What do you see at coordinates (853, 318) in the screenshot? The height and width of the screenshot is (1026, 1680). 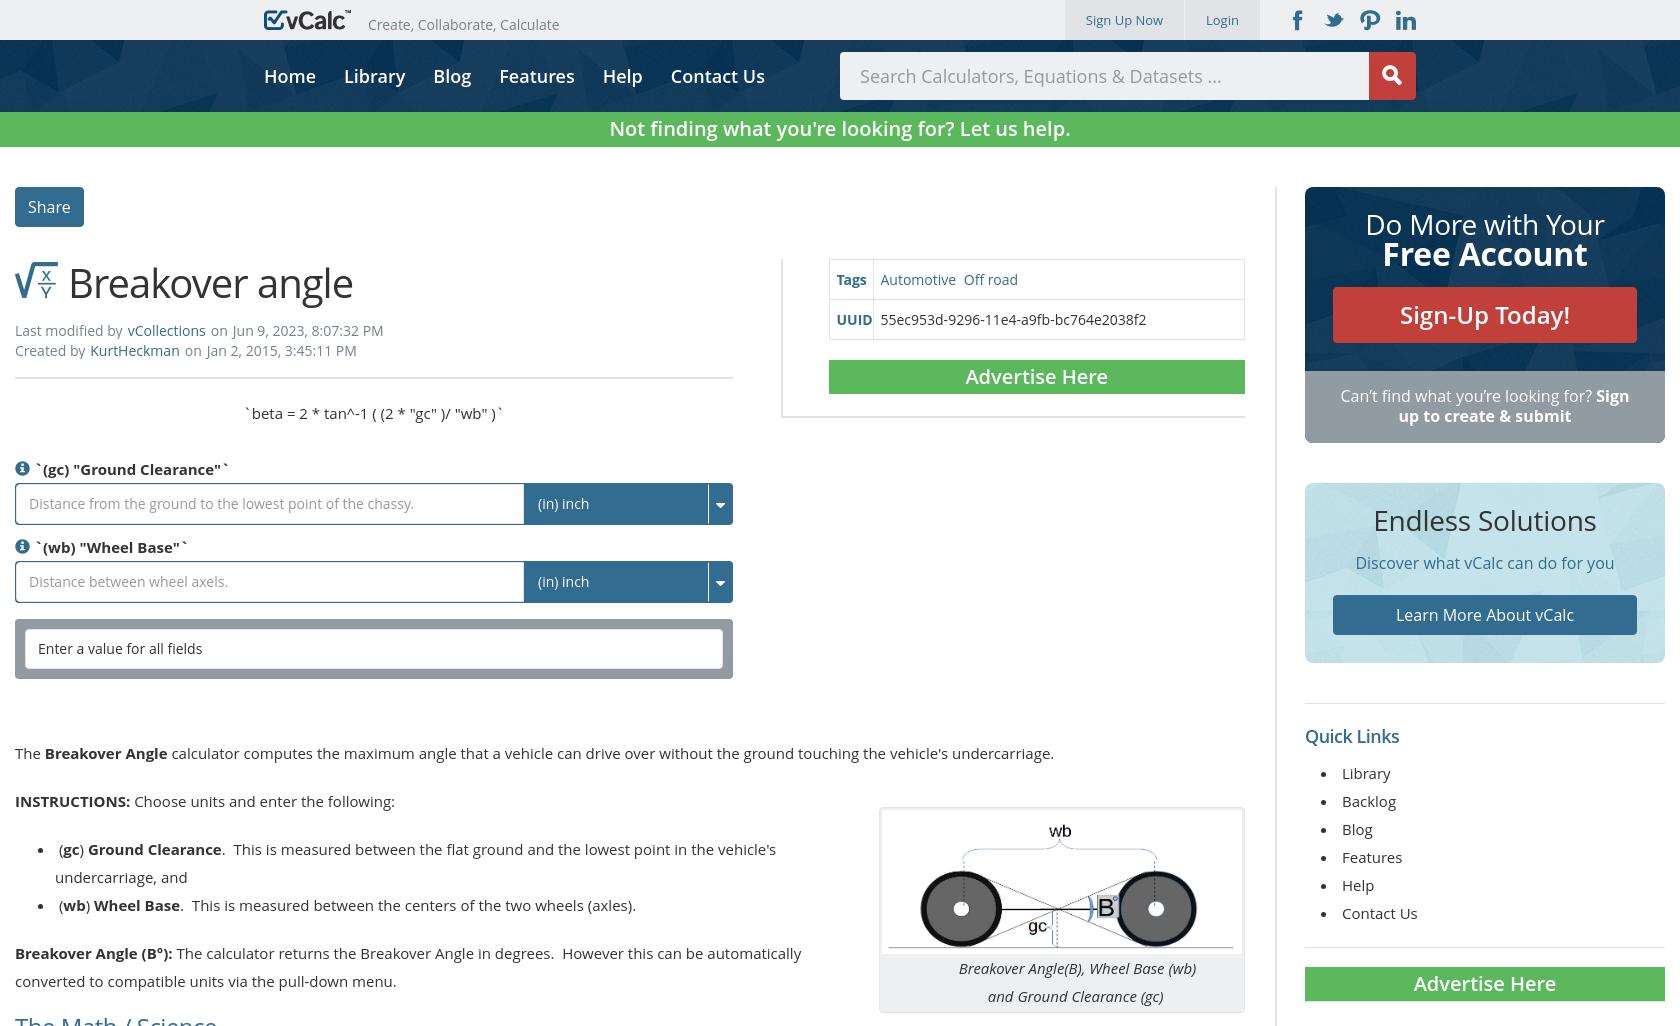 I see `'UUID'` at bounding box center [853, 318].